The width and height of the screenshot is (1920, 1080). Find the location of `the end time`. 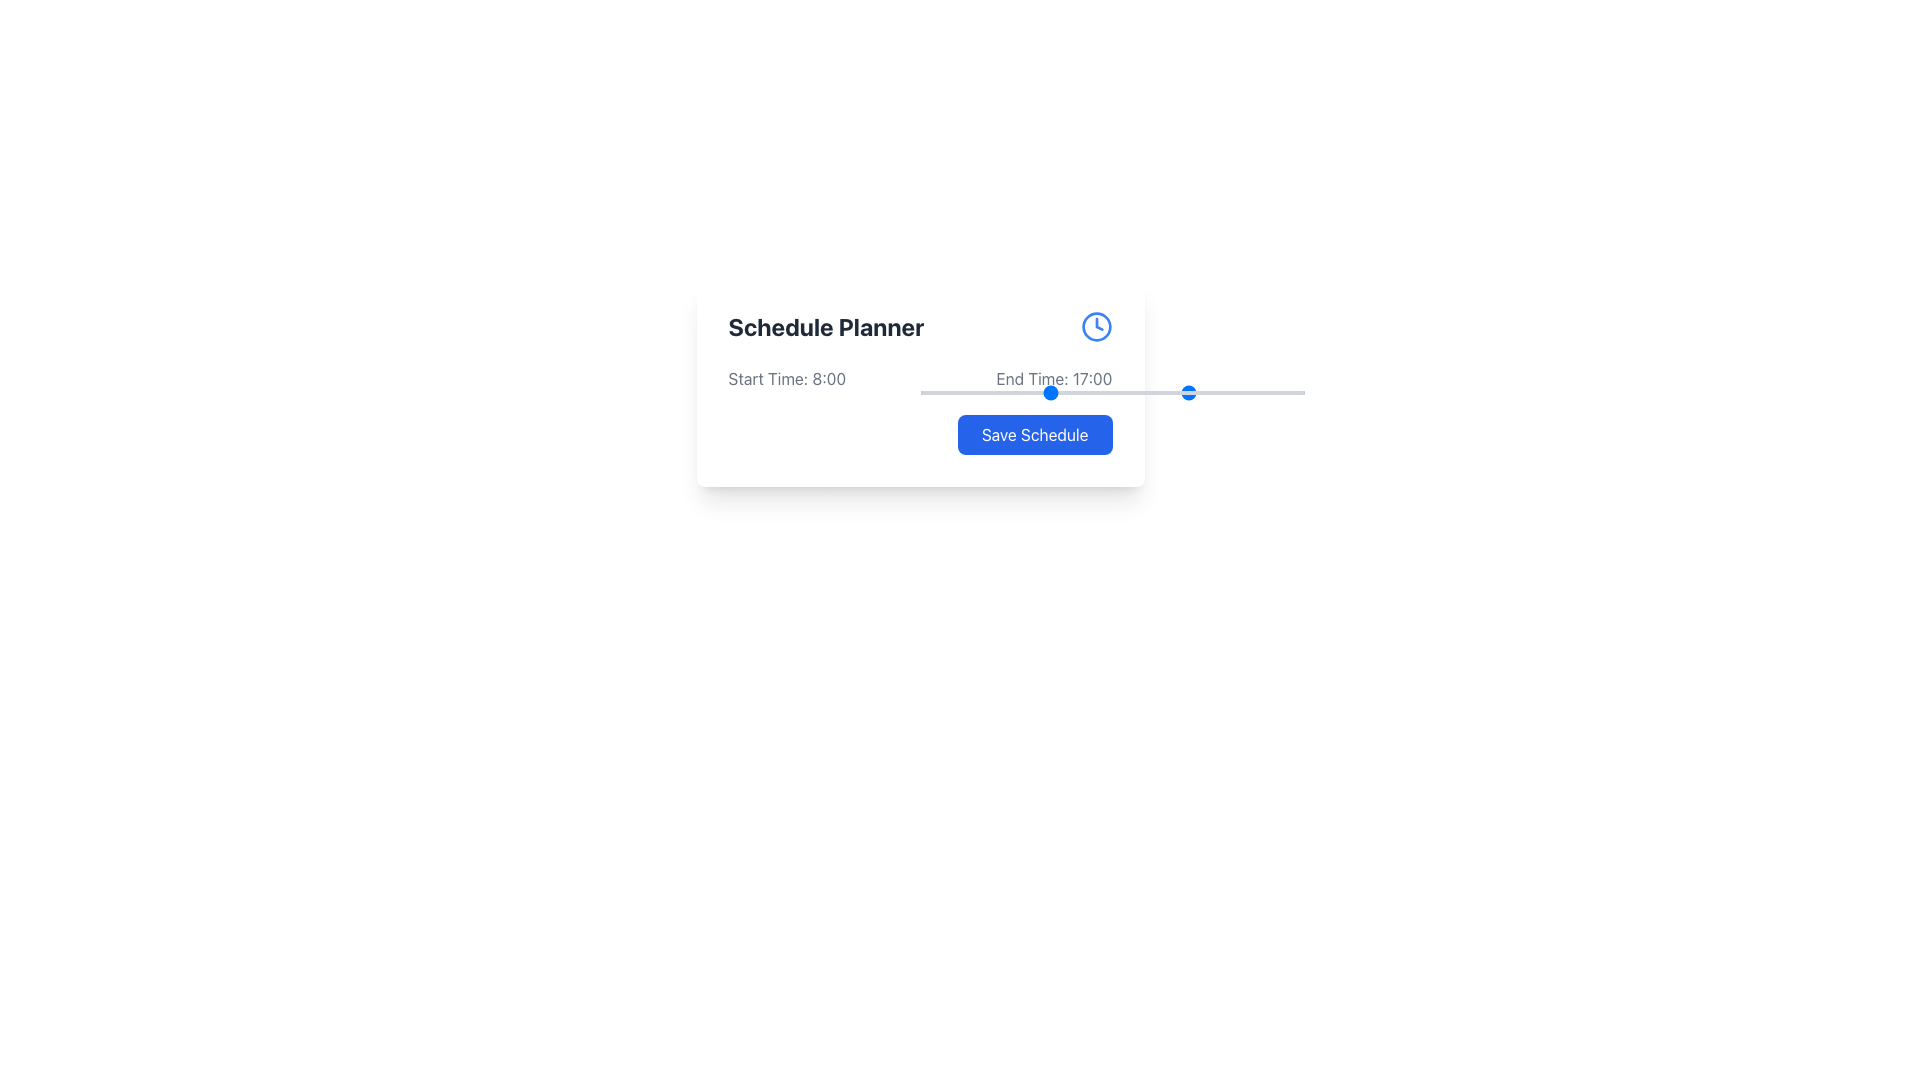

the end time is located at coordinates (1160, 393).